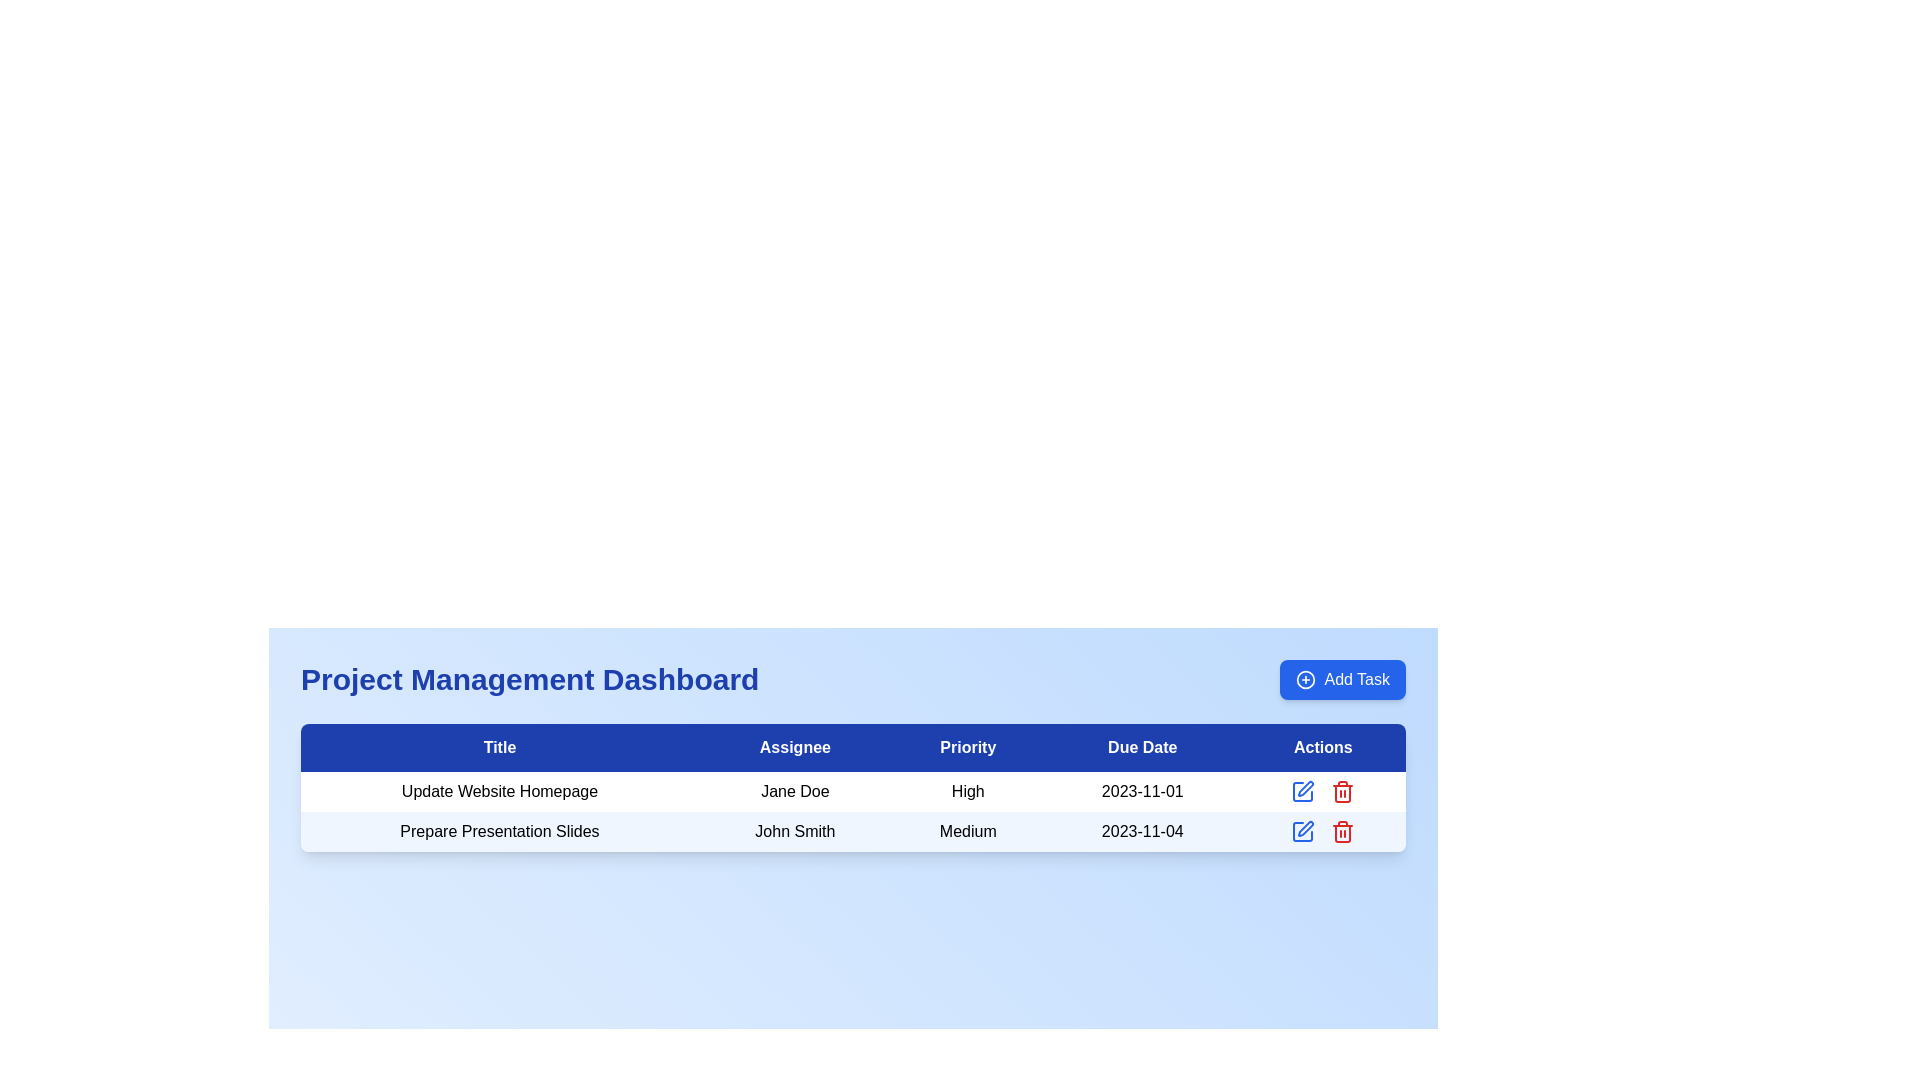 This screenshot has height=1080, width=1920. What do you see at coordinates (530, 678) in the screenshot?
I see `the 'Project Management Dashboard' text header for accessibility tools` at bounding box center [530, 678].